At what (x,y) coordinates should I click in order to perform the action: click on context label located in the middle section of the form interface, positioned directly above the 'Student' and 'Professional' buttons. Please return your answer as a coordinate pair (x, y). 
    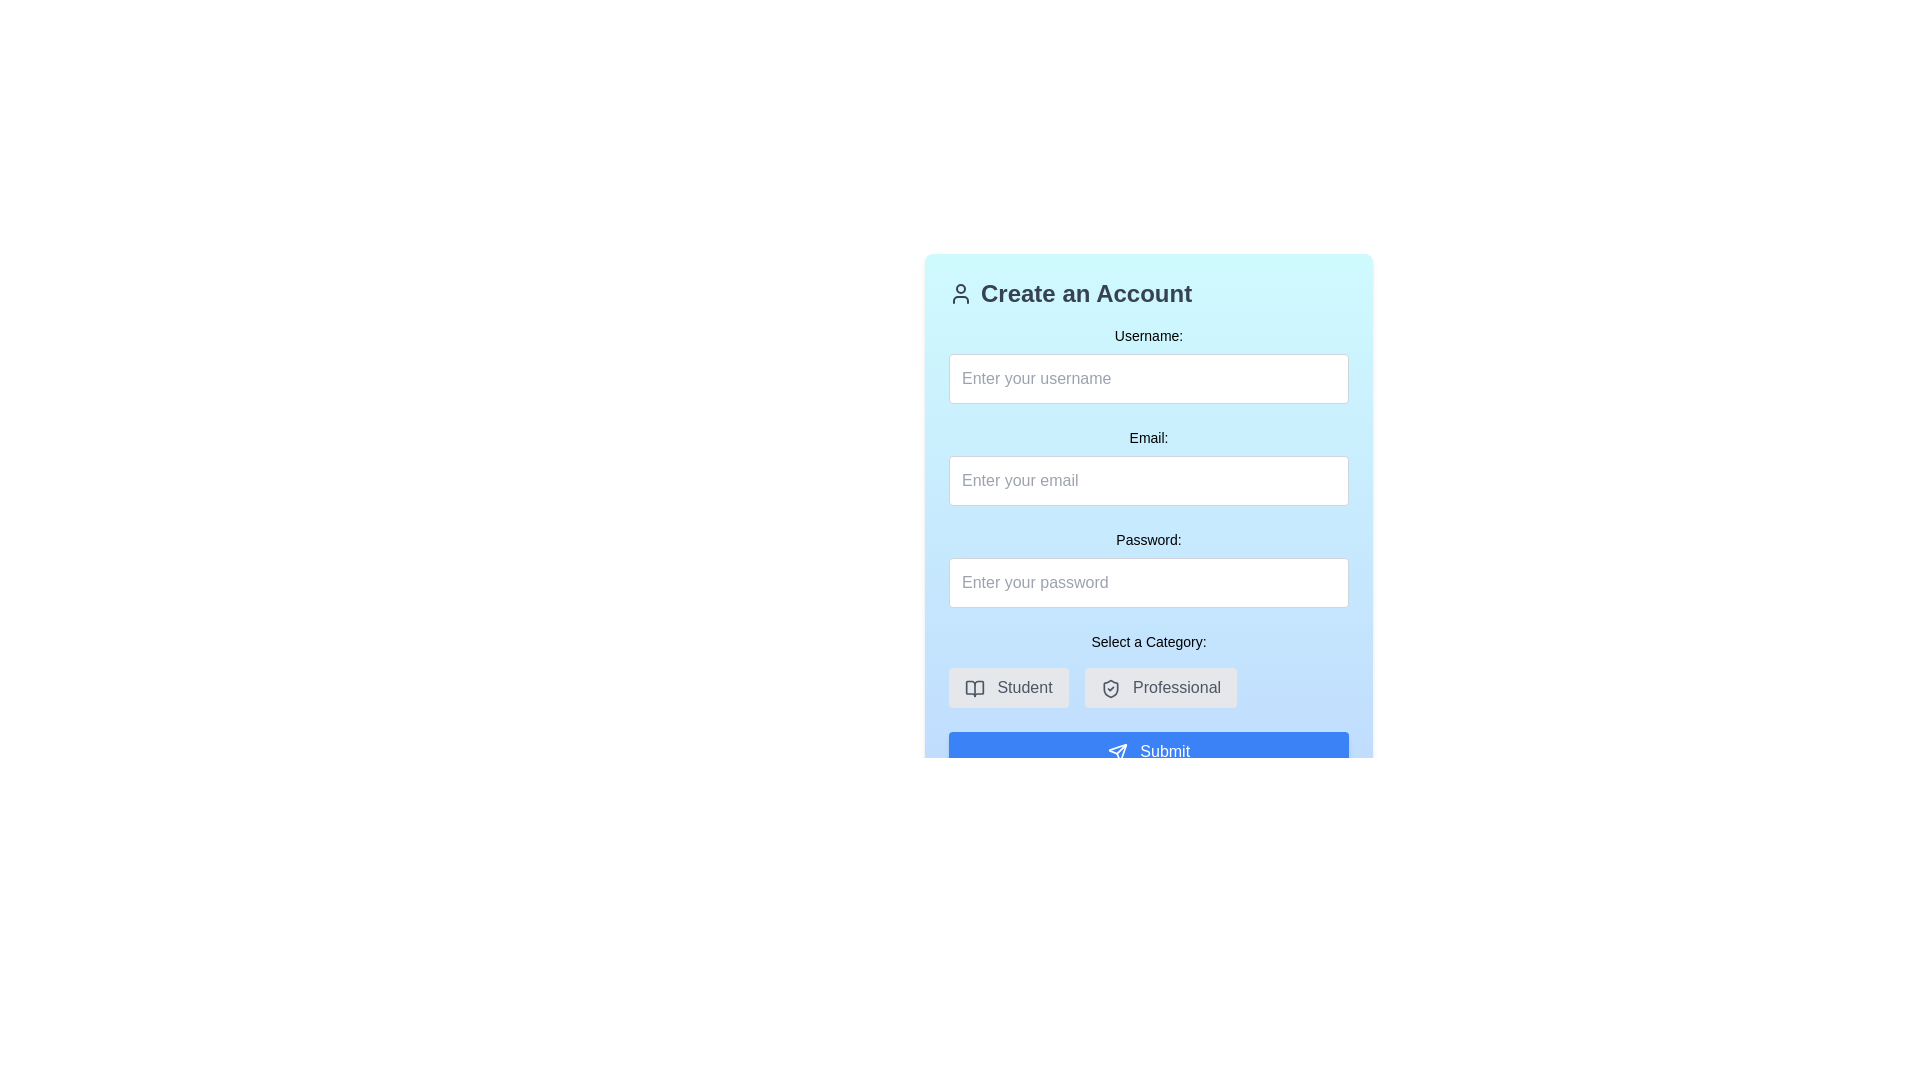
    Looking at the image, I should click on (1148, 641).